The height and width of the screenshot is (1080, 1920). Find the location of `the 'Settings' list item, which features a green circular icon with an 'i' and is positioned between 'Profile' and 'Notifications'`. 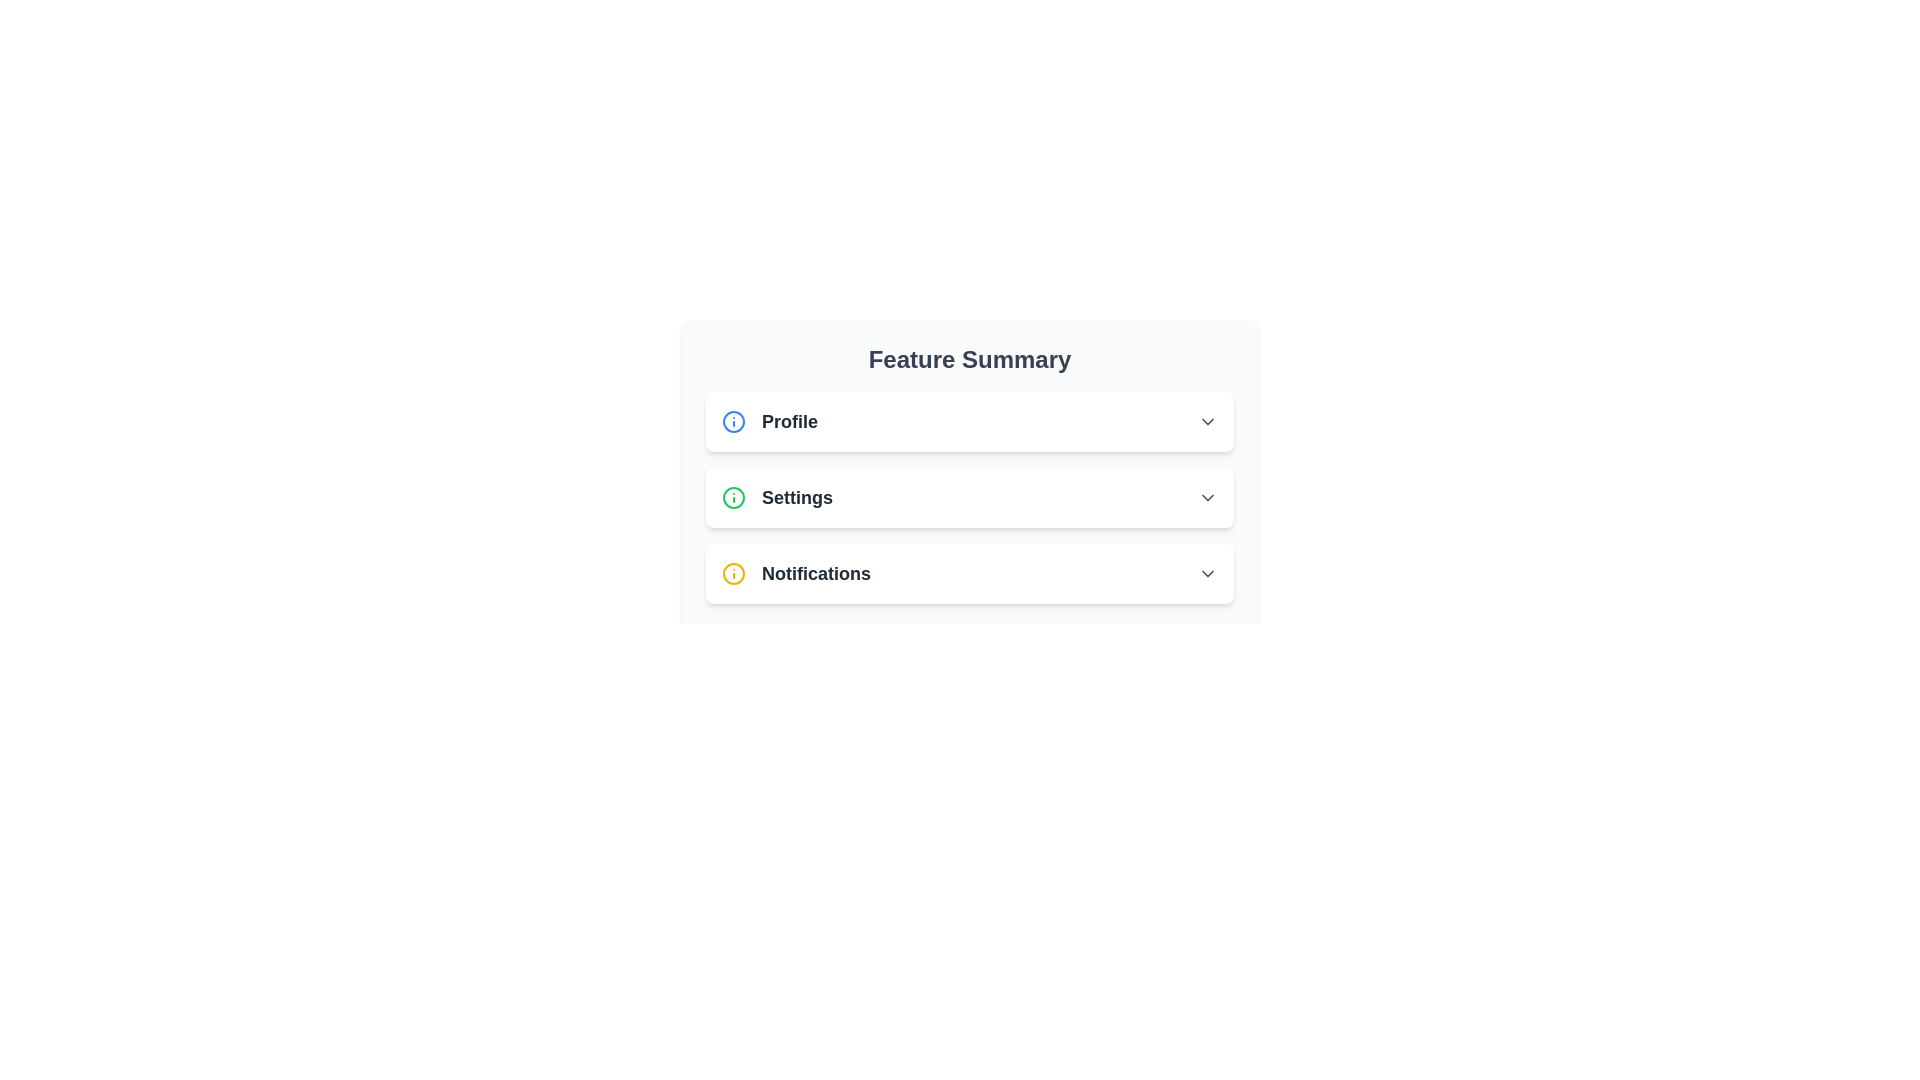

the 'Settings' list item, which features a green circular icon with an 'i' and is positioned between 'Profile' and 'Notifications' is located at coordinates (776, 496).